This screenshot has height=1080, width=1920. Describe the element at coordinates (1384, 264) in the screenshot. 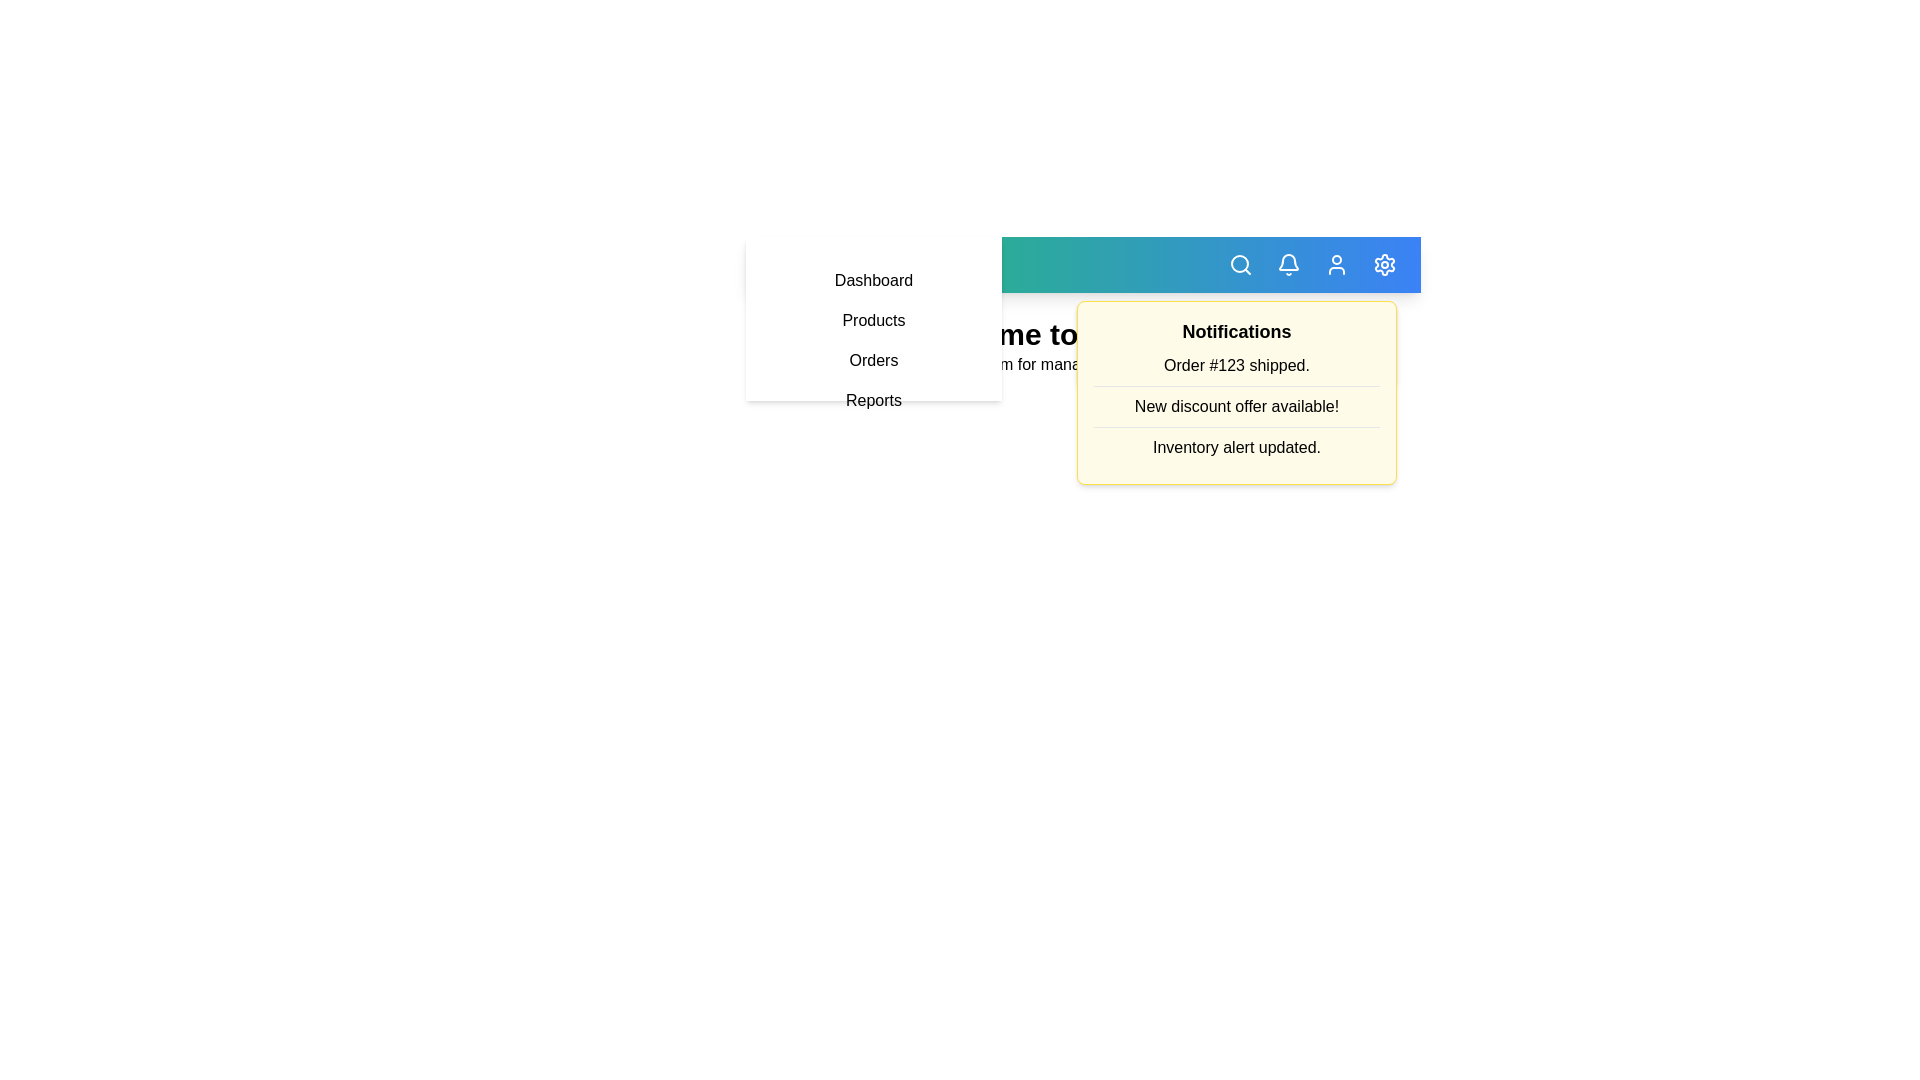

I see `the settings icon button located at the right end of the icon button row in the header` at that location.